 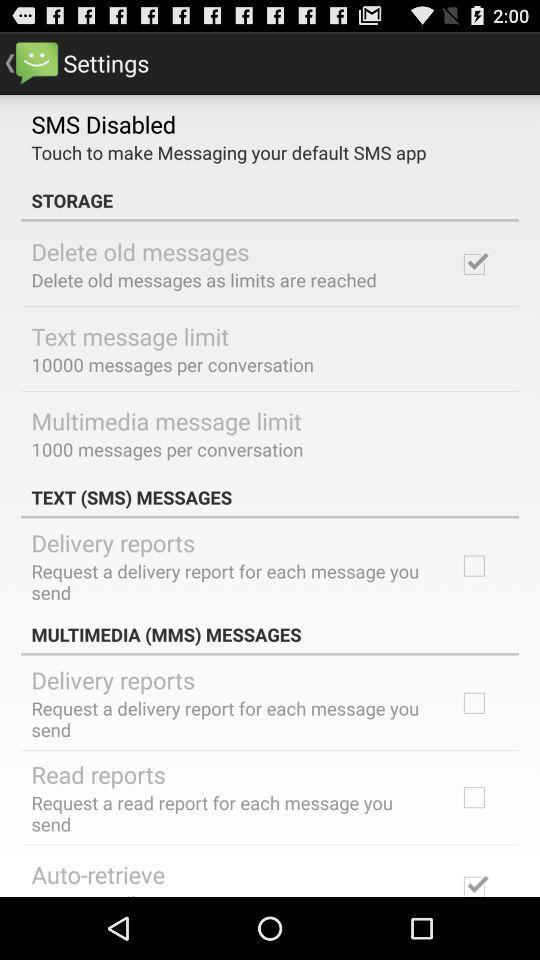 What do you see at coordinates (97, 873) in the screenshot?
I see `the auto-retrieve item` at bounding box center [97, 873].